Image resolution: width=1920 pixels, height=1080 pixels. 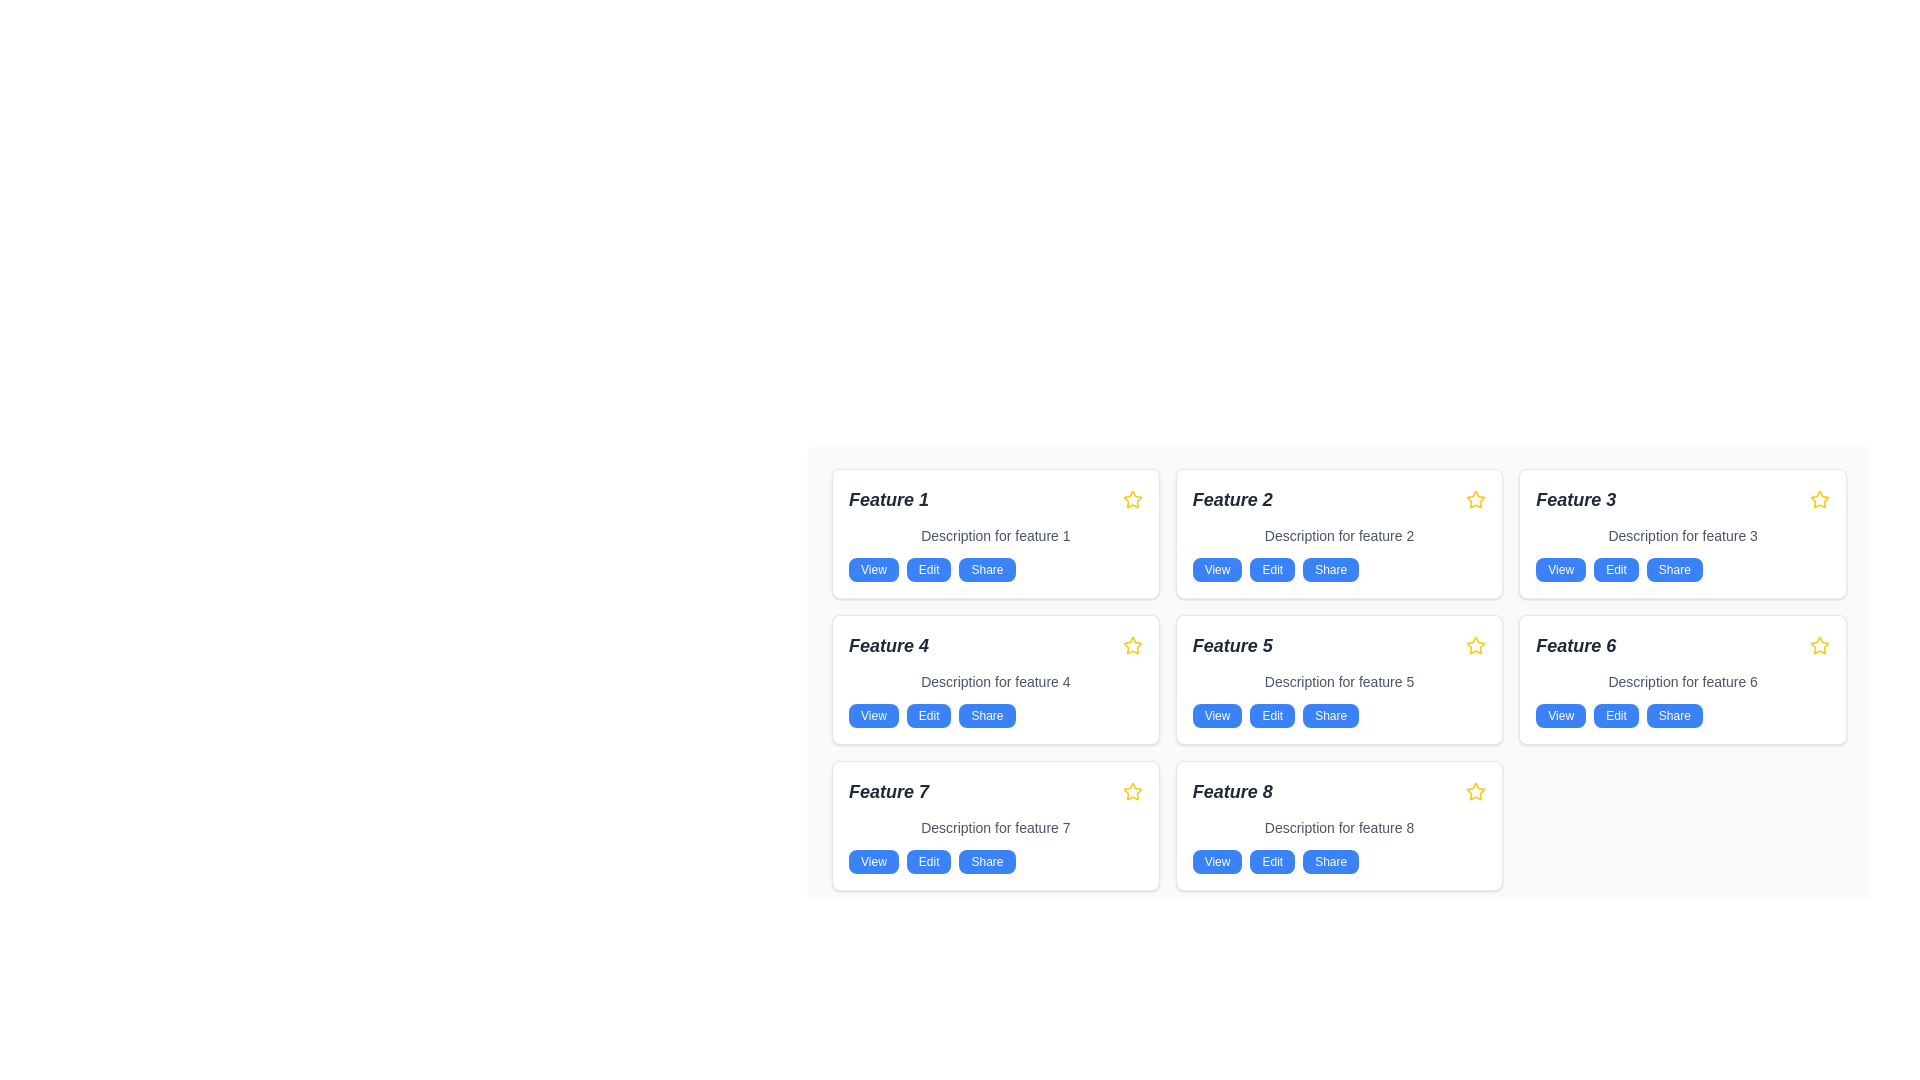 What do you see at coordinates (1271, 570) in the screenshot?
I see `the second button in the horizontal alignment of buttons associated with 'Feature 2' to initiate editing` at bounding box center [1271, 570].